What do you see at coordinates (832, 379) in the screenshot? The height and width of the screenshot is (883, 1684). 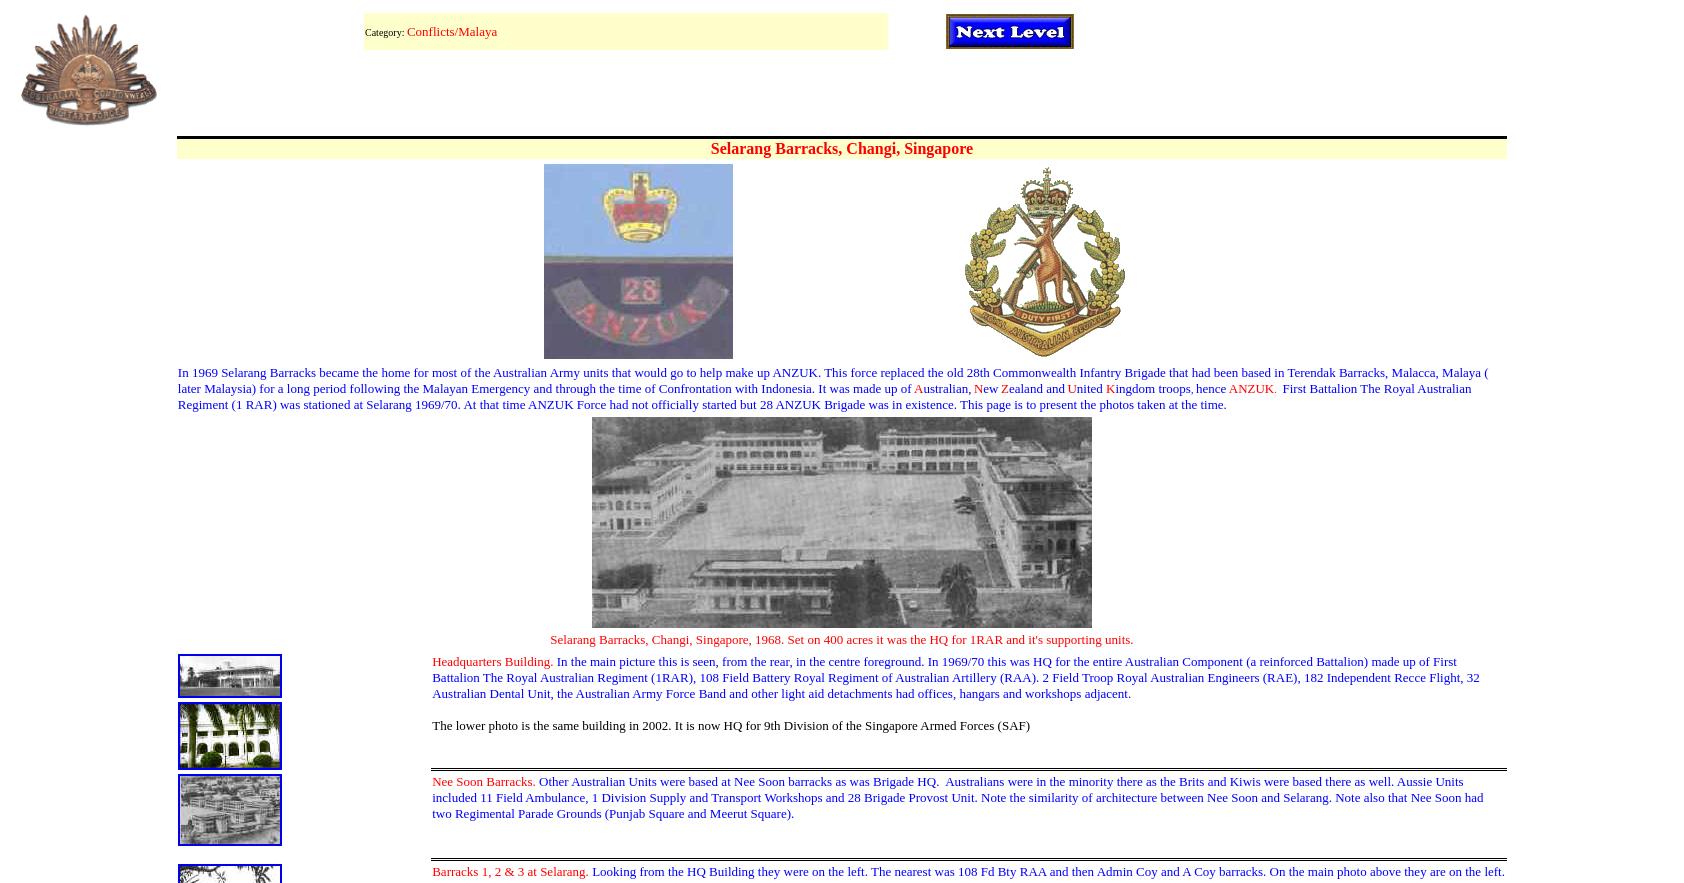 I see `'In 1969 Selarang Barracks
        became the home for most of the Australian Army units that would go to
        help make up ANZUK. This
        force replaced the old 28th Commonwealth Infantry Brigade that had been
        based in Terendak Barracks, Malacca, Malaya ( later Malaysia) for a long
        period following the Malayan Emergency and through the time of Confrontation
        with Indonesia. It was made up of'` at bounding box center [832, 379].